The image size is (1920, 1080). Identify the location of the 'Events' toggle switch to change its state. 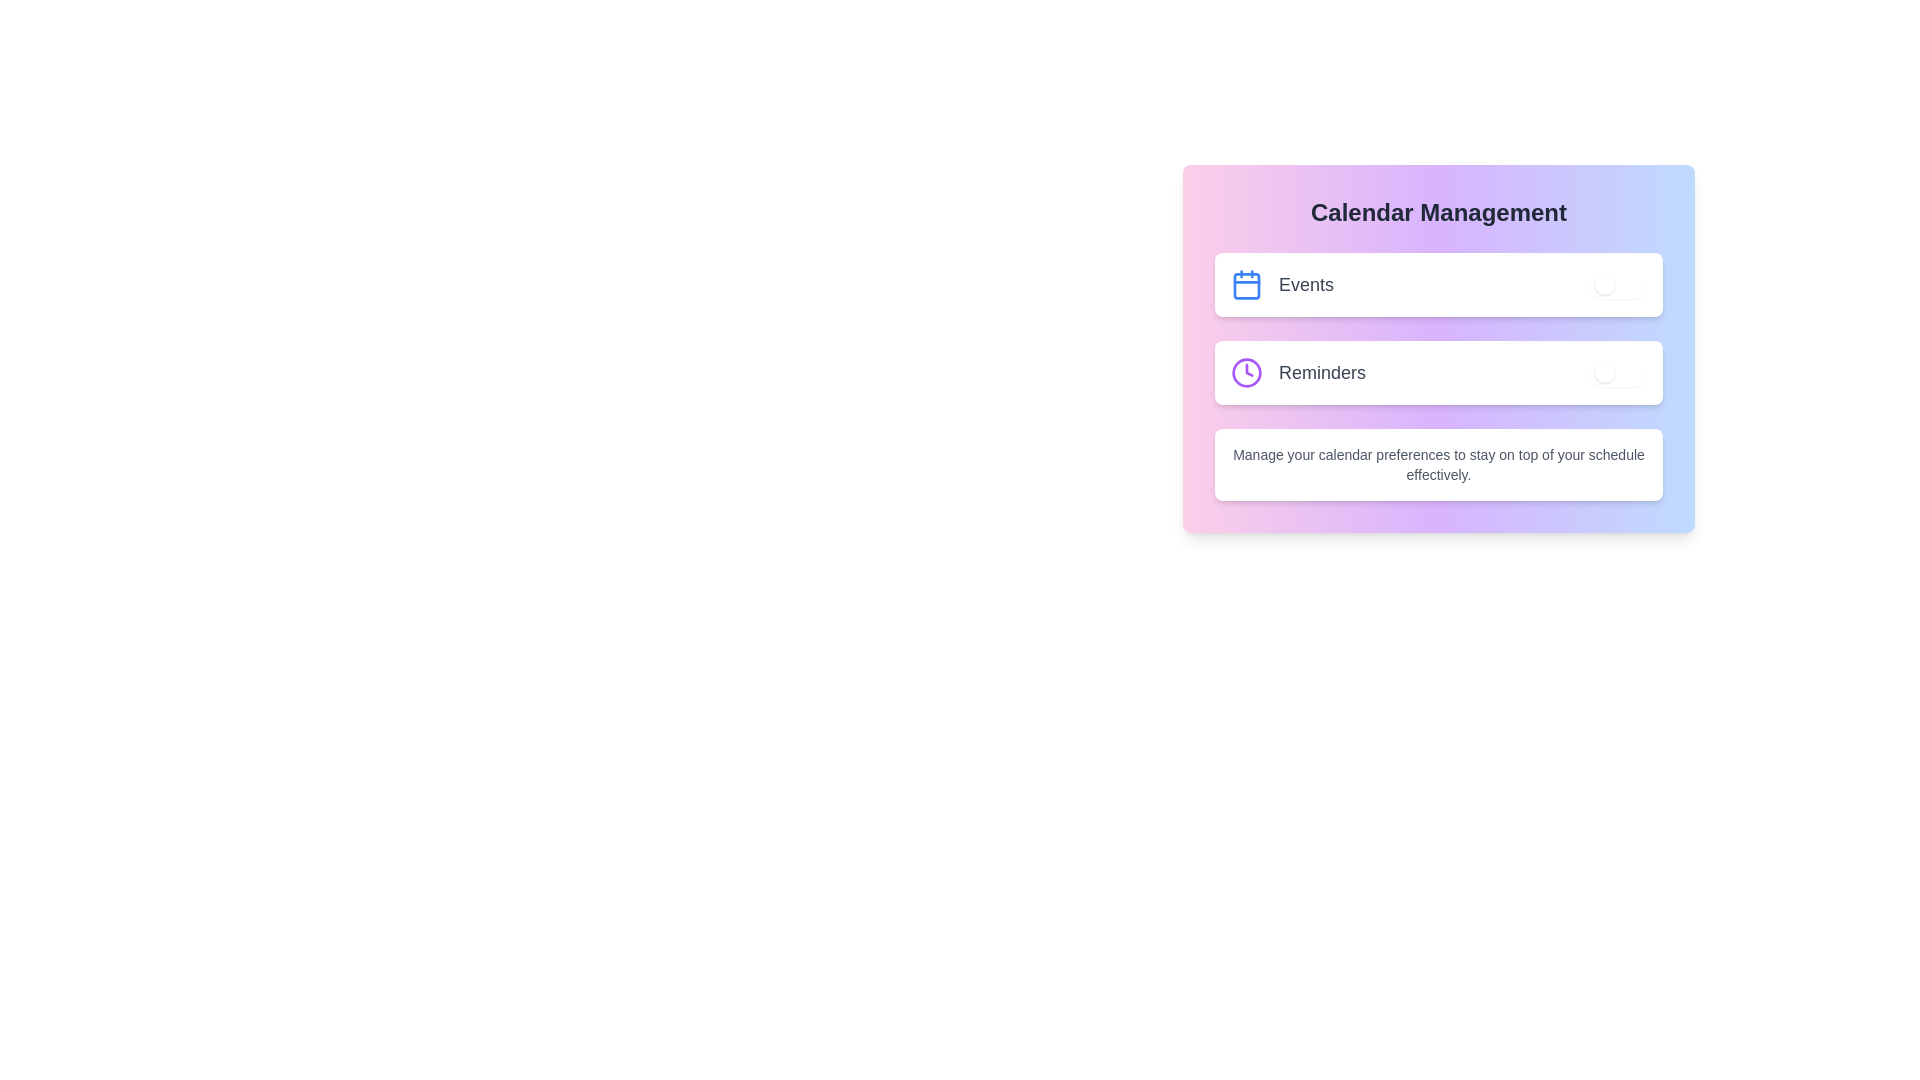
(1618, 285).